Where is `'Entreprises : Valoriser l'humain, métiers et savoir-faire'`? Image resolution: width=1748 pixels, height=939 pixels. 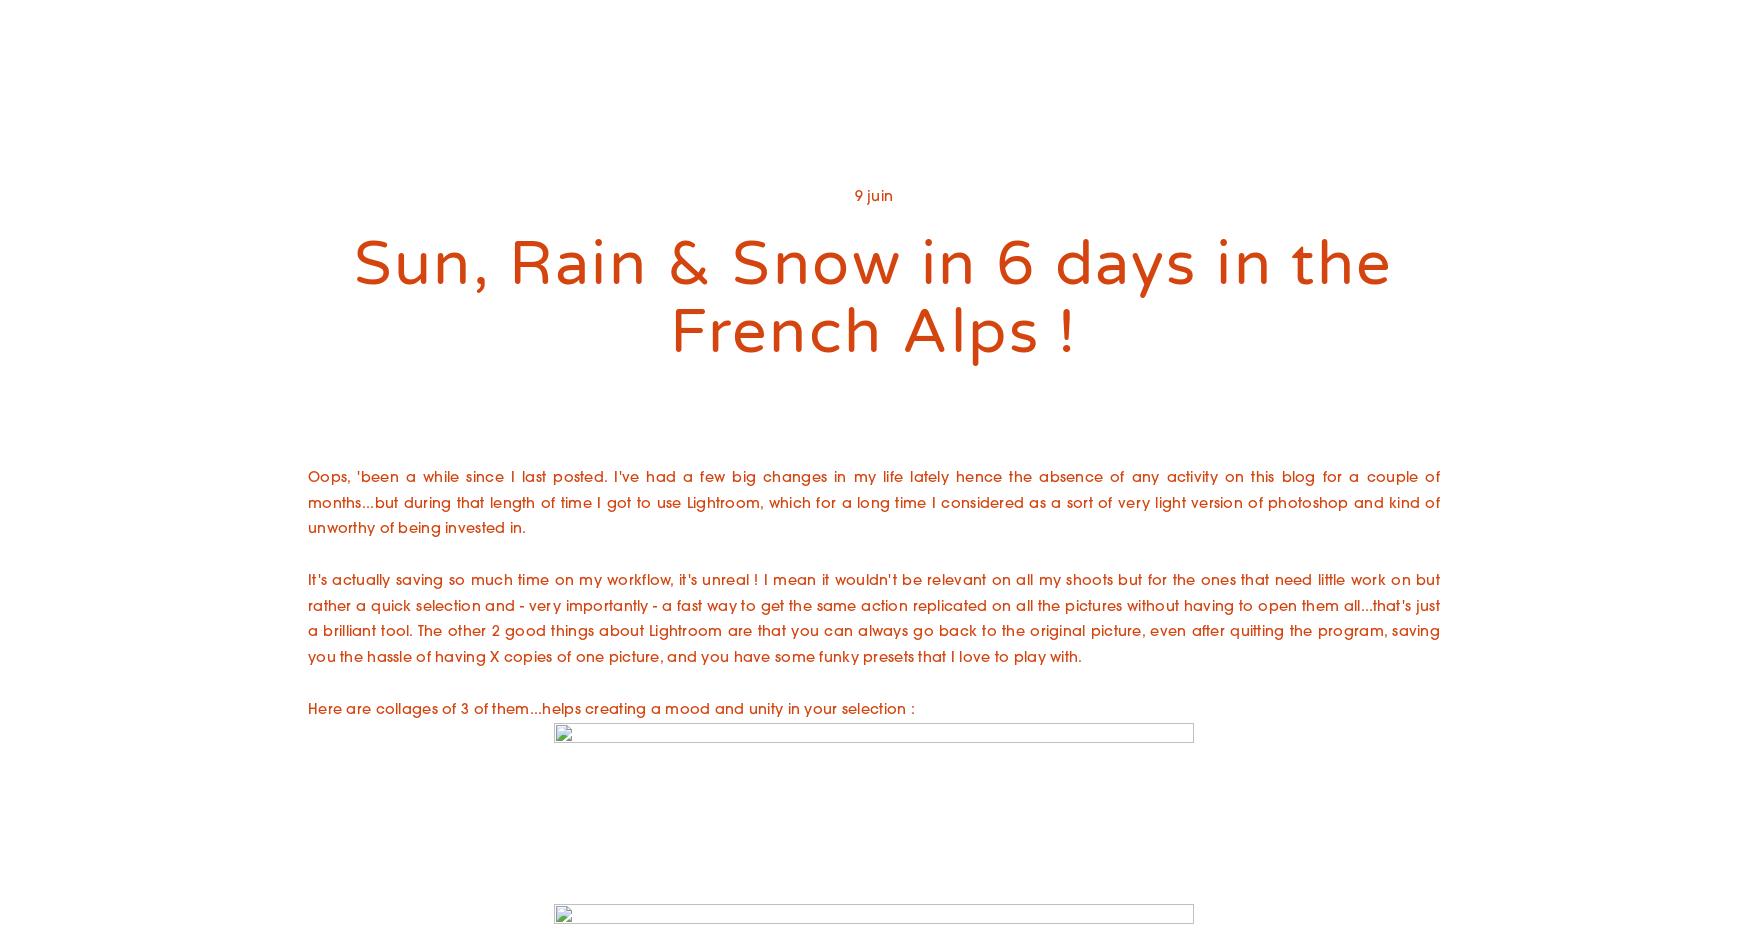 'Entreprises : Valoriser l'humain, métiers et savoir-faire' is located at coordinates (907, 146).